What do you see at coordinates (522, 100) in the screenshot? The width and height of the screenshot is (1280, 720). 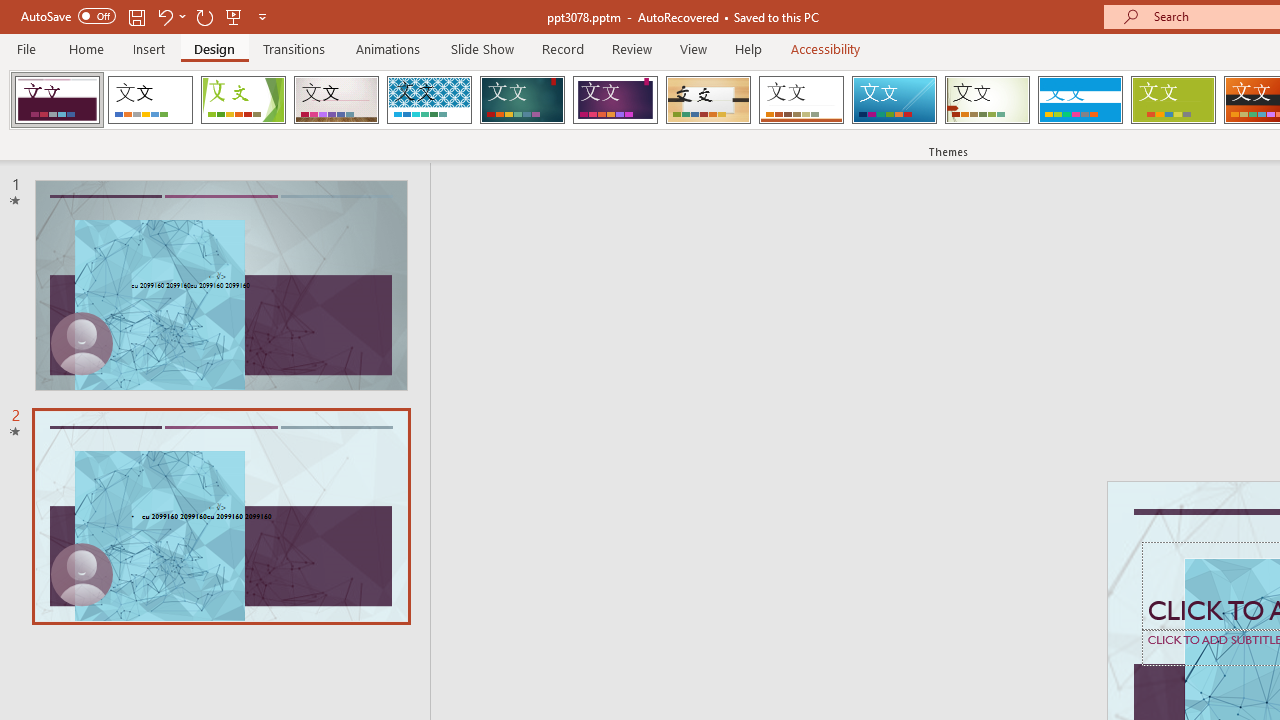 I see `'Ion'` at bounding box center [522, 100].